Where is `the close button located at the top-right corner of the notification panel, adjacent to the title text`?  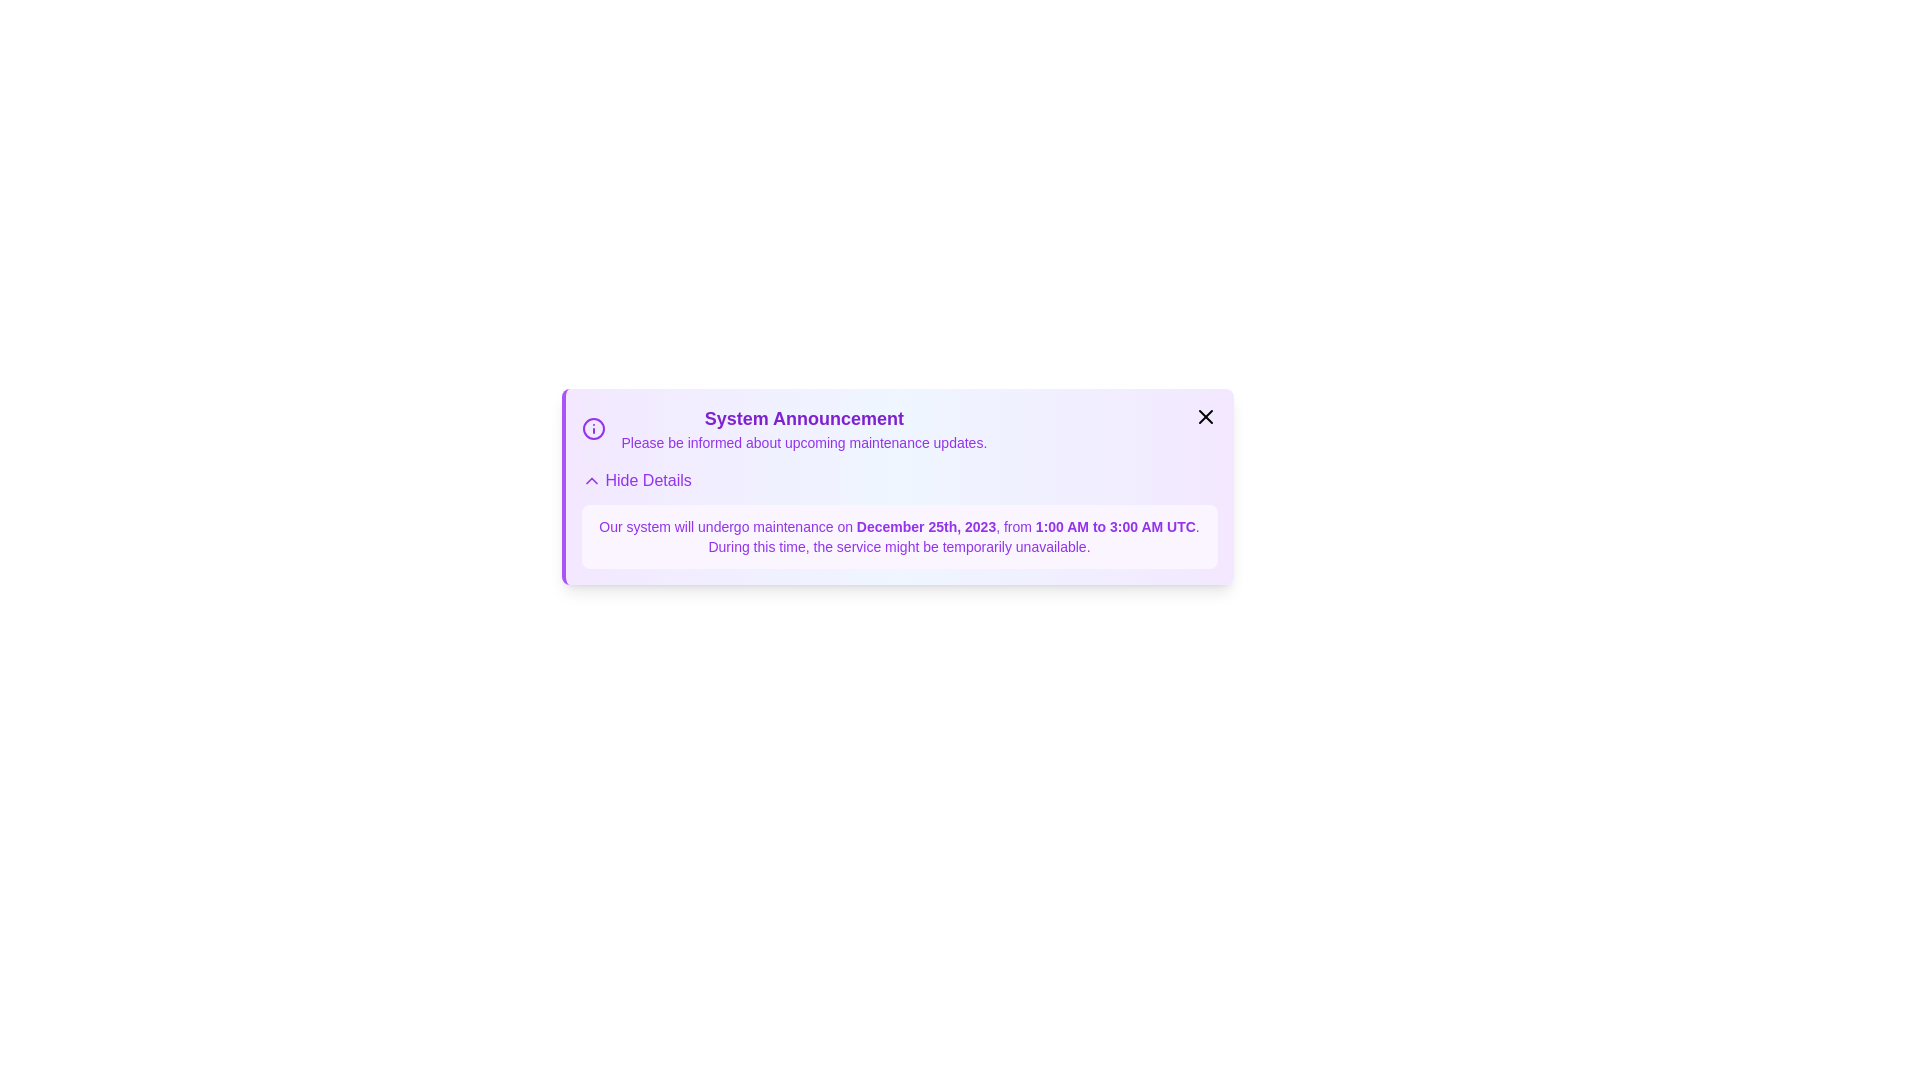
the close button located at the top-right corner of the notification panel, adjacent to the title text is located at coordinates (1204, 415).